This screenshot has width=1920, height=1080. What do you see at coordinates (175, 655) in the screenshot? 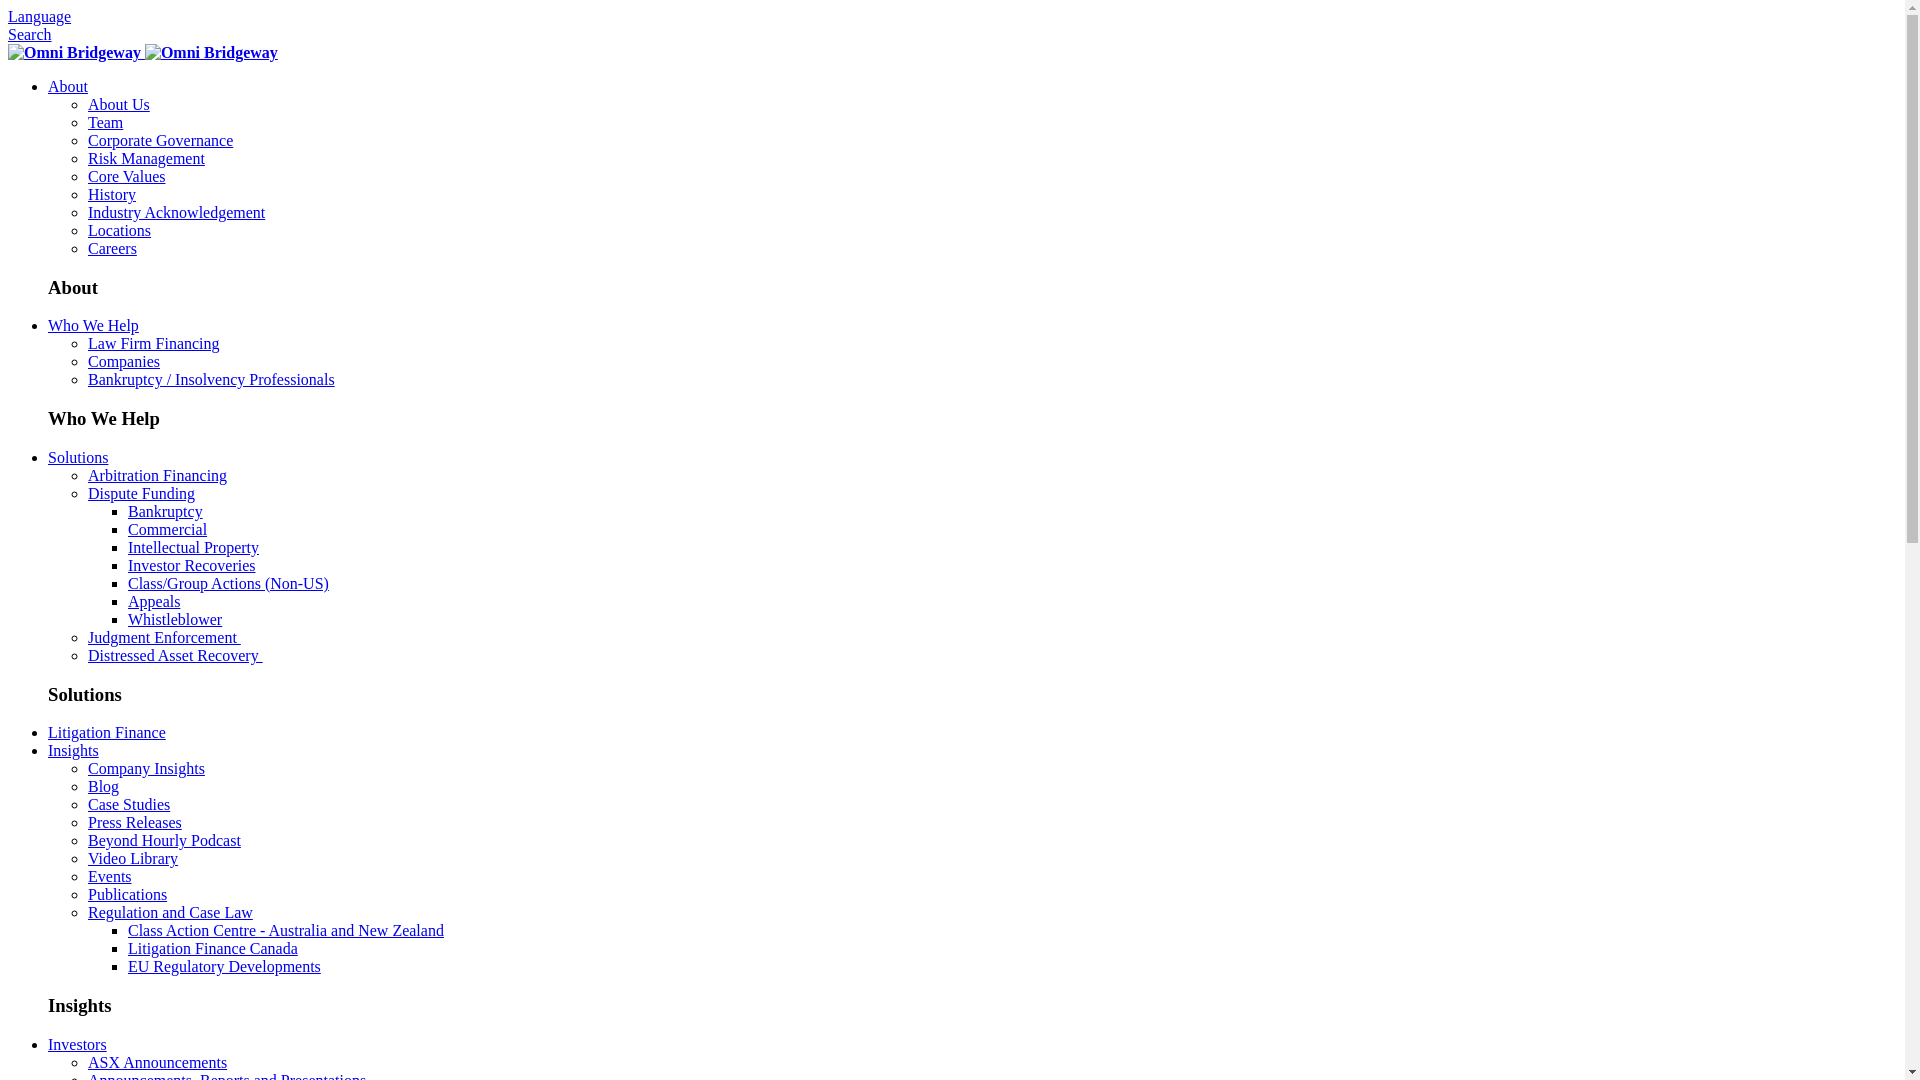
I see `'Distressed Asset Recovery '` at bounding box center [175, 655].